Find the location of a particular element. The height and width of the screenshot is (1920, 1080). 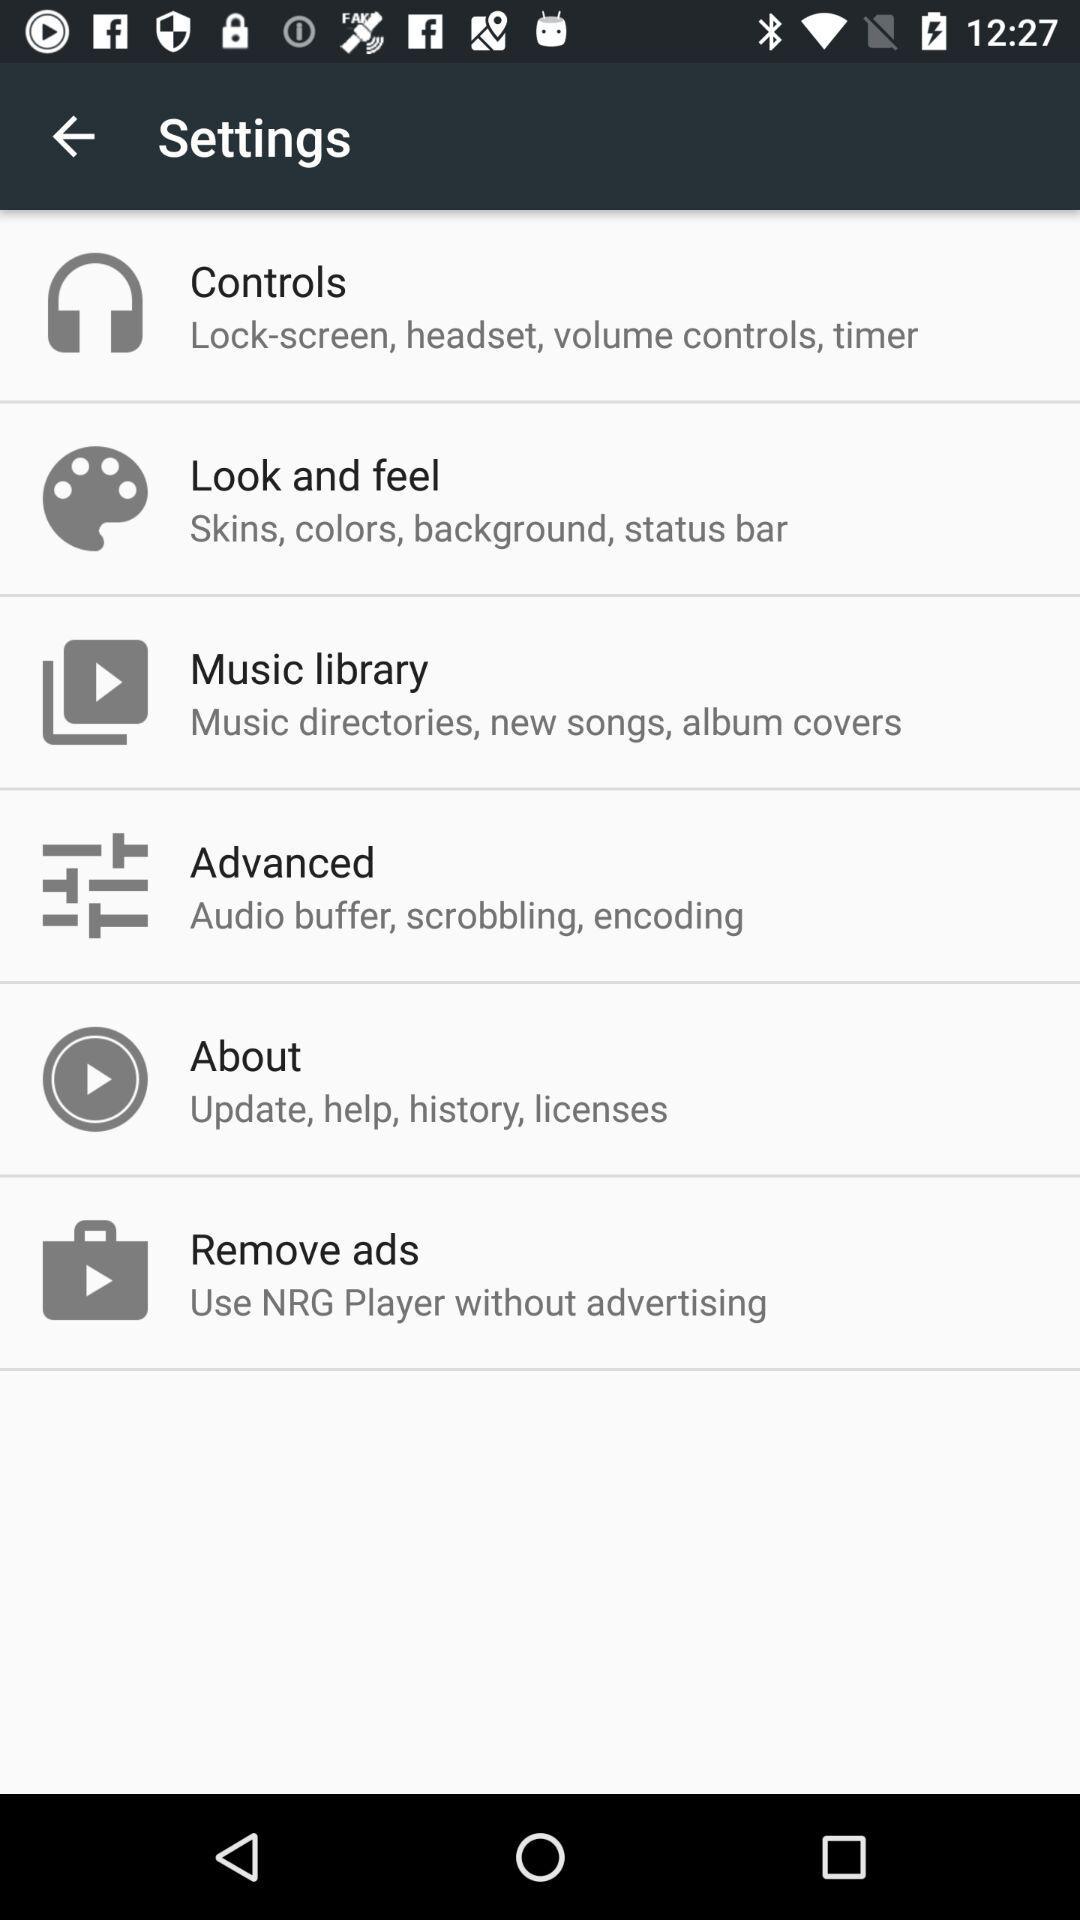

the use nrg player app is located at coordinates (478, 1301).